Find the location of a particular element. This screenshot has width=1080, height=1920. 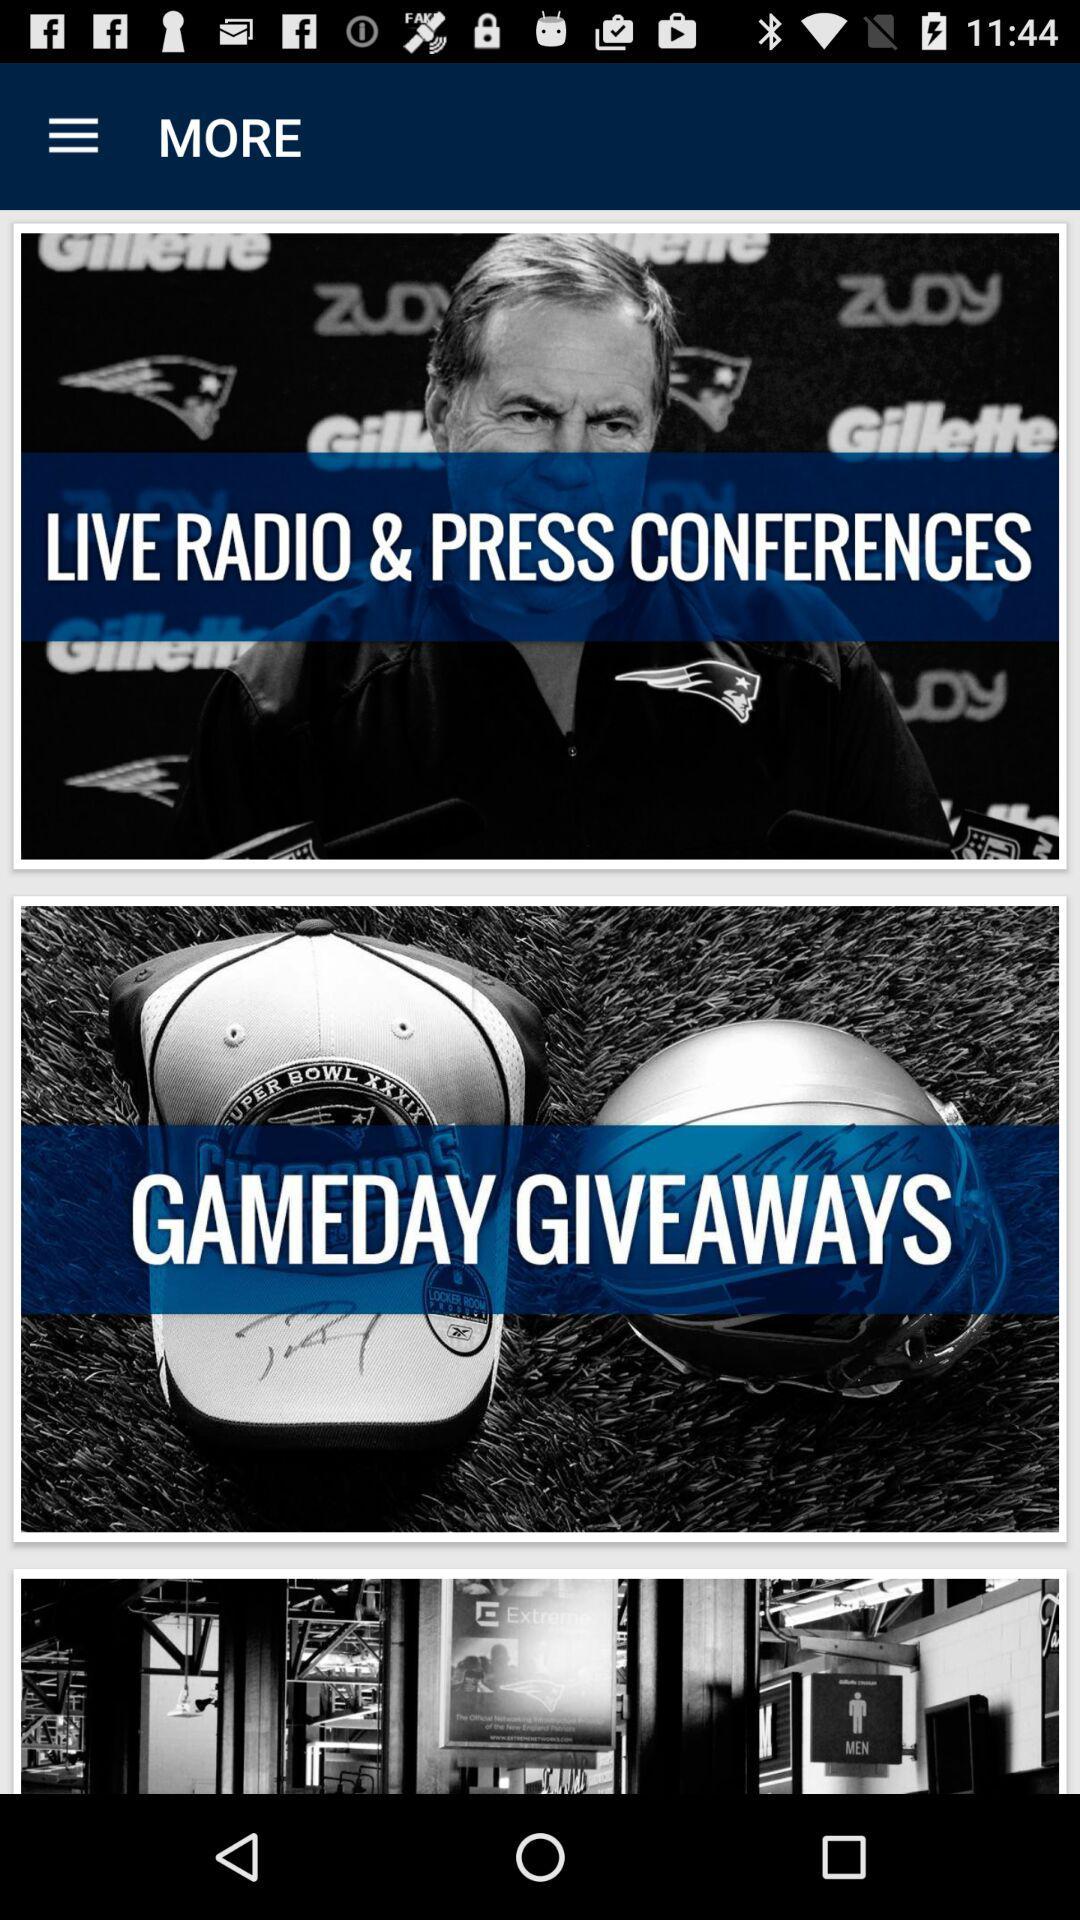

the item to the left of the more app is located at coordinates (72, 135).